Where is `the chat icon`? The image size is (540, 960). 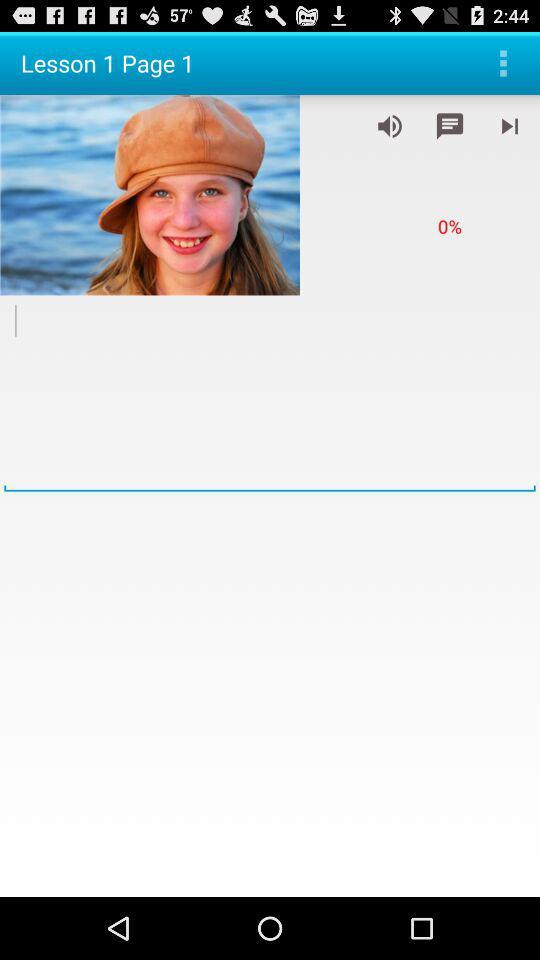
the chat icon is located at coordinates (449, 133).